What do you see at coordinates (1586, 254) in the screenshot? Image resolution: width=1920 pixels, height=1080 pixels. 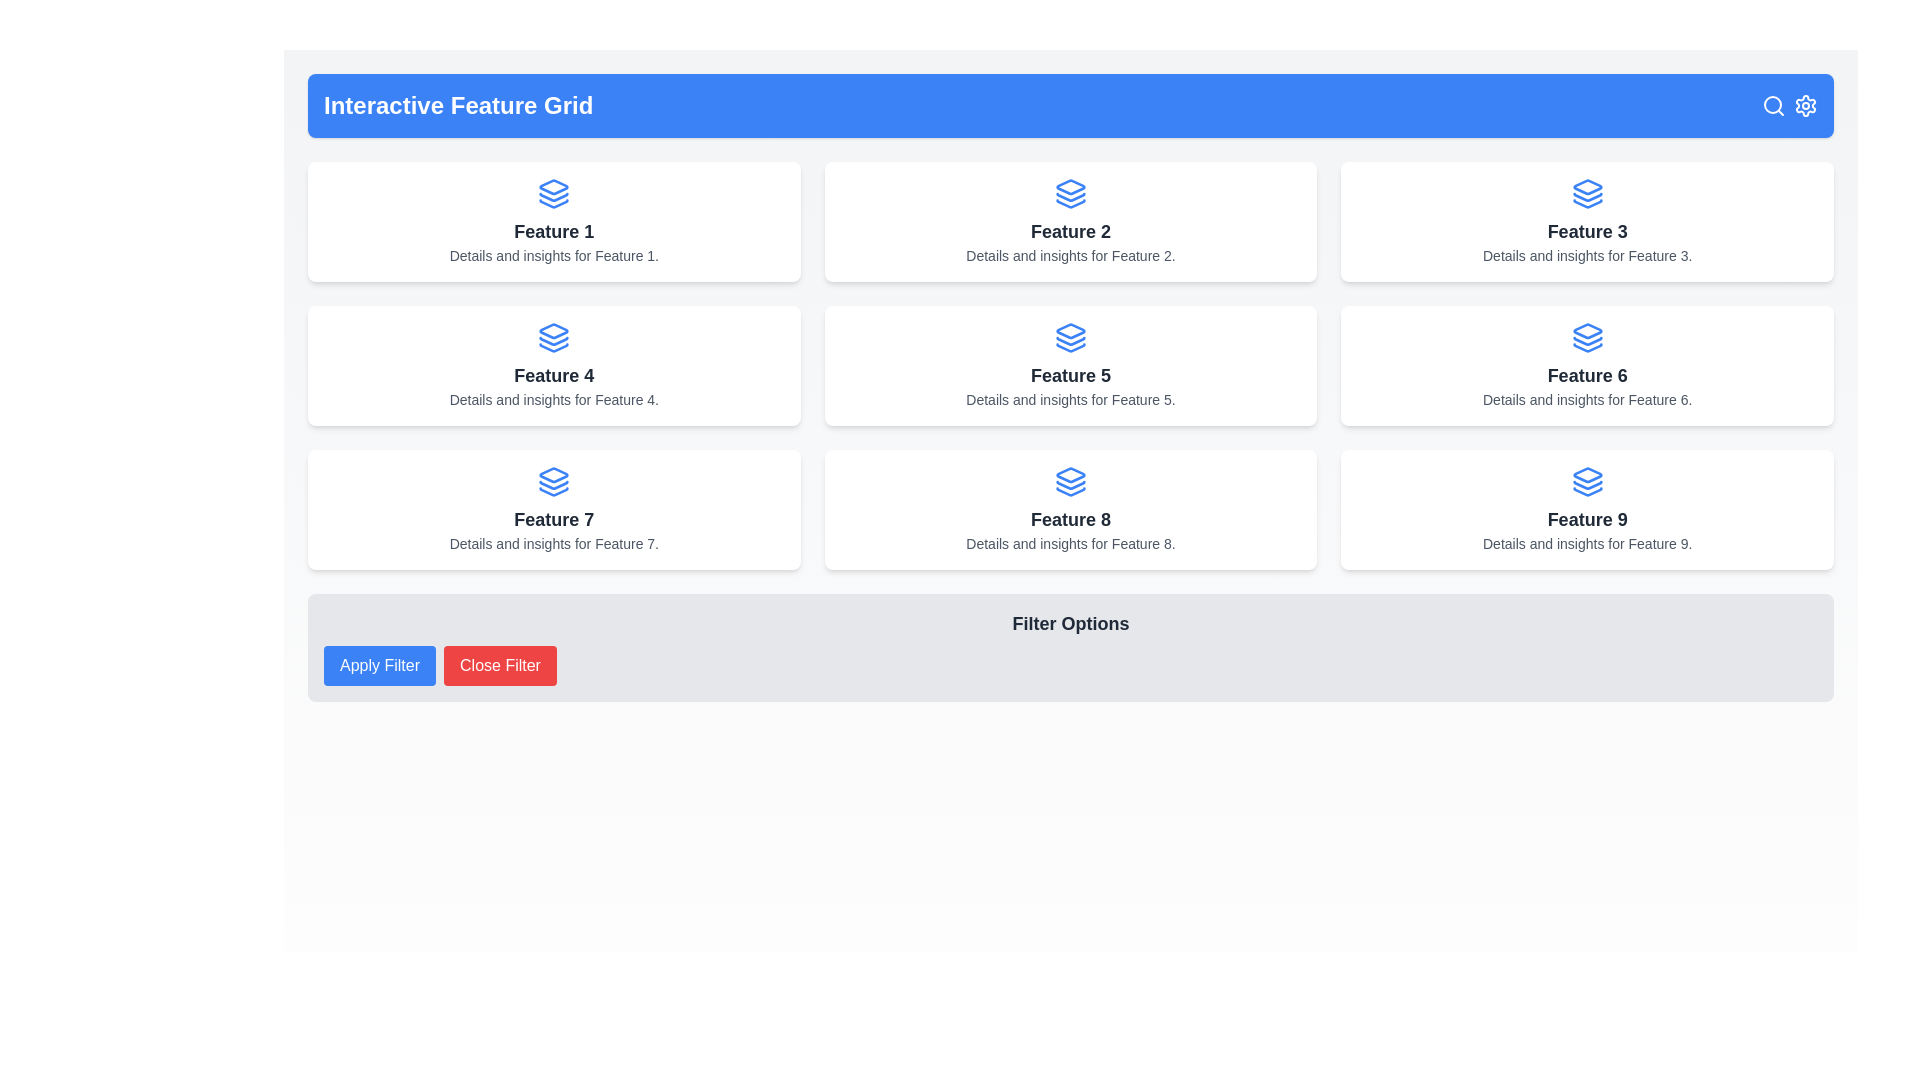 I see `the text label that provides additional explanatory text about 'Feature 3', located in the upper right corner of the third card in a three-column grid layout` at bounding box center [1586, 254].